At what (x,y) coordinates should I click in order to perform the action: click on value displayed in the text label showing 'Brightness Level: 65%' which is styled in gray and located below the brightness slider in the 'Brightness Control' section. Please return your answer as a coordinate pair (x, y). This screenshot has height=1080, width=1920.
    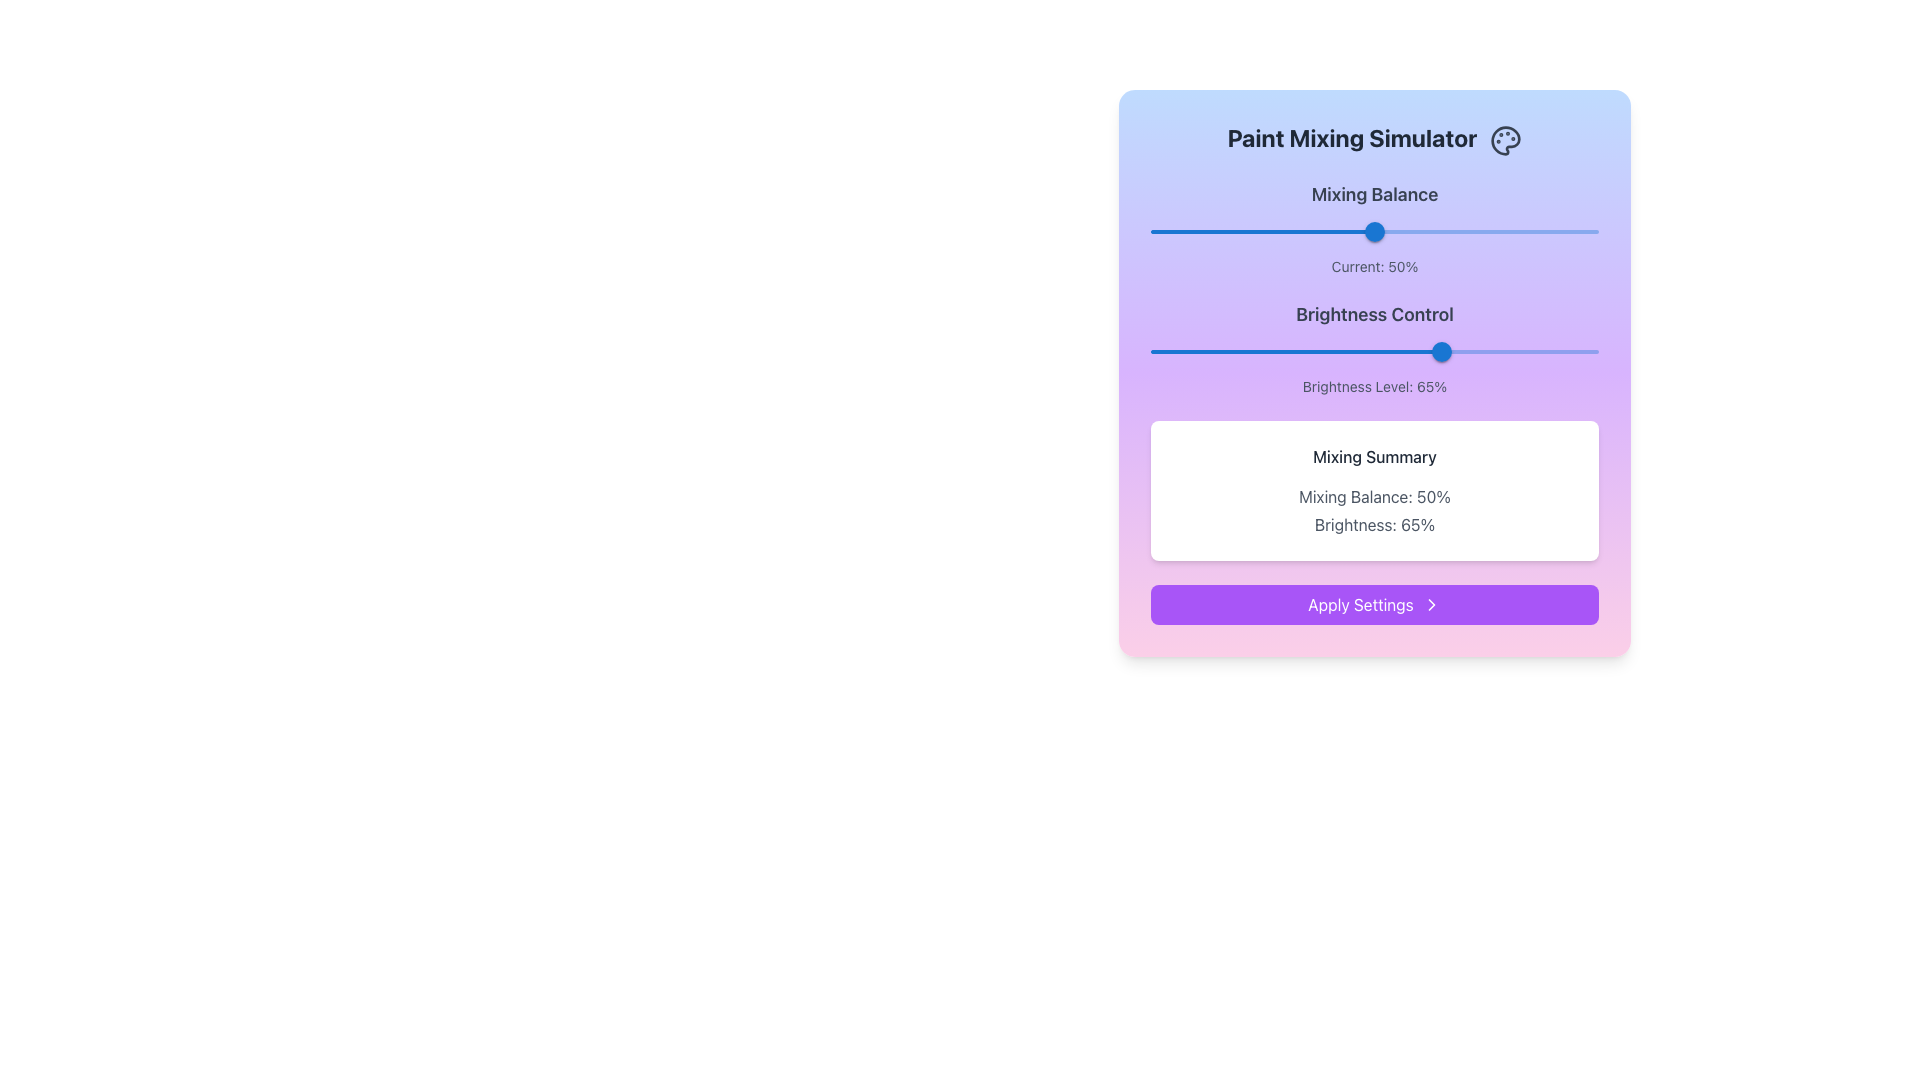
    Looking at the image, I should click on (1373, 385).